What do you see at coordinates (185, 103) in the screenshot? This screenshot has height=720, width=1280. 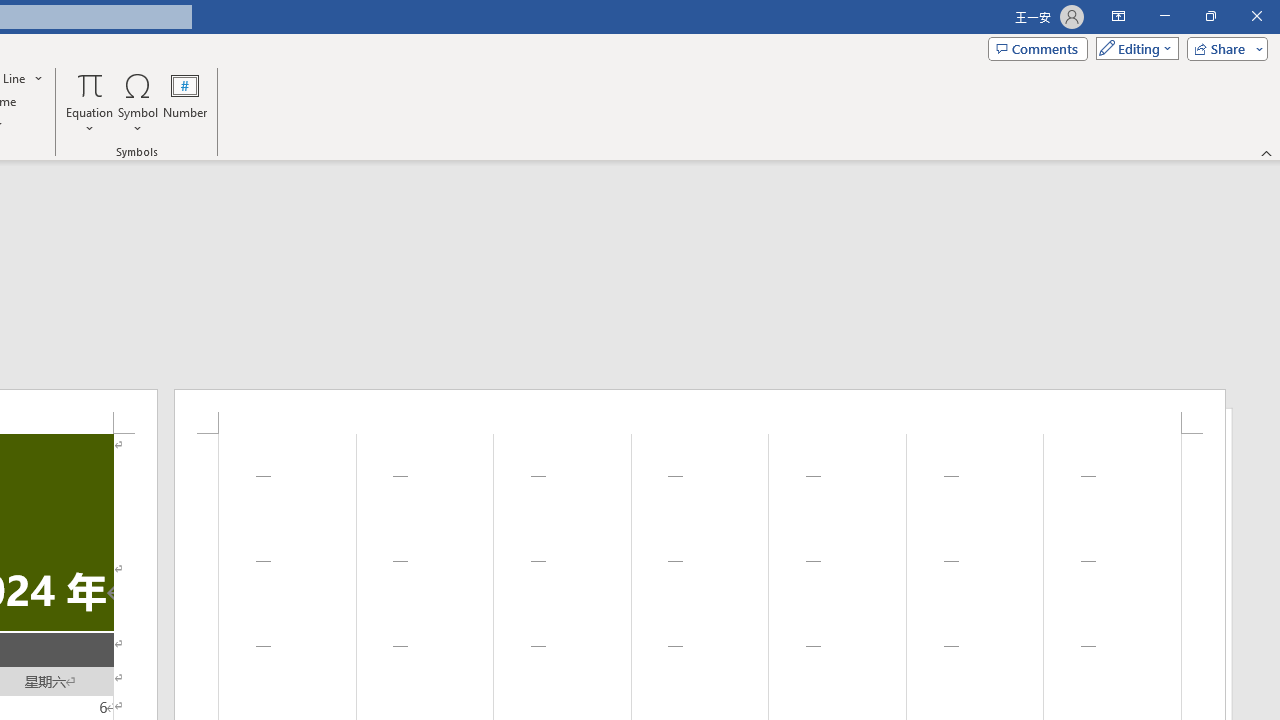 I see `'Number...'` at bounding box center [185, 103].